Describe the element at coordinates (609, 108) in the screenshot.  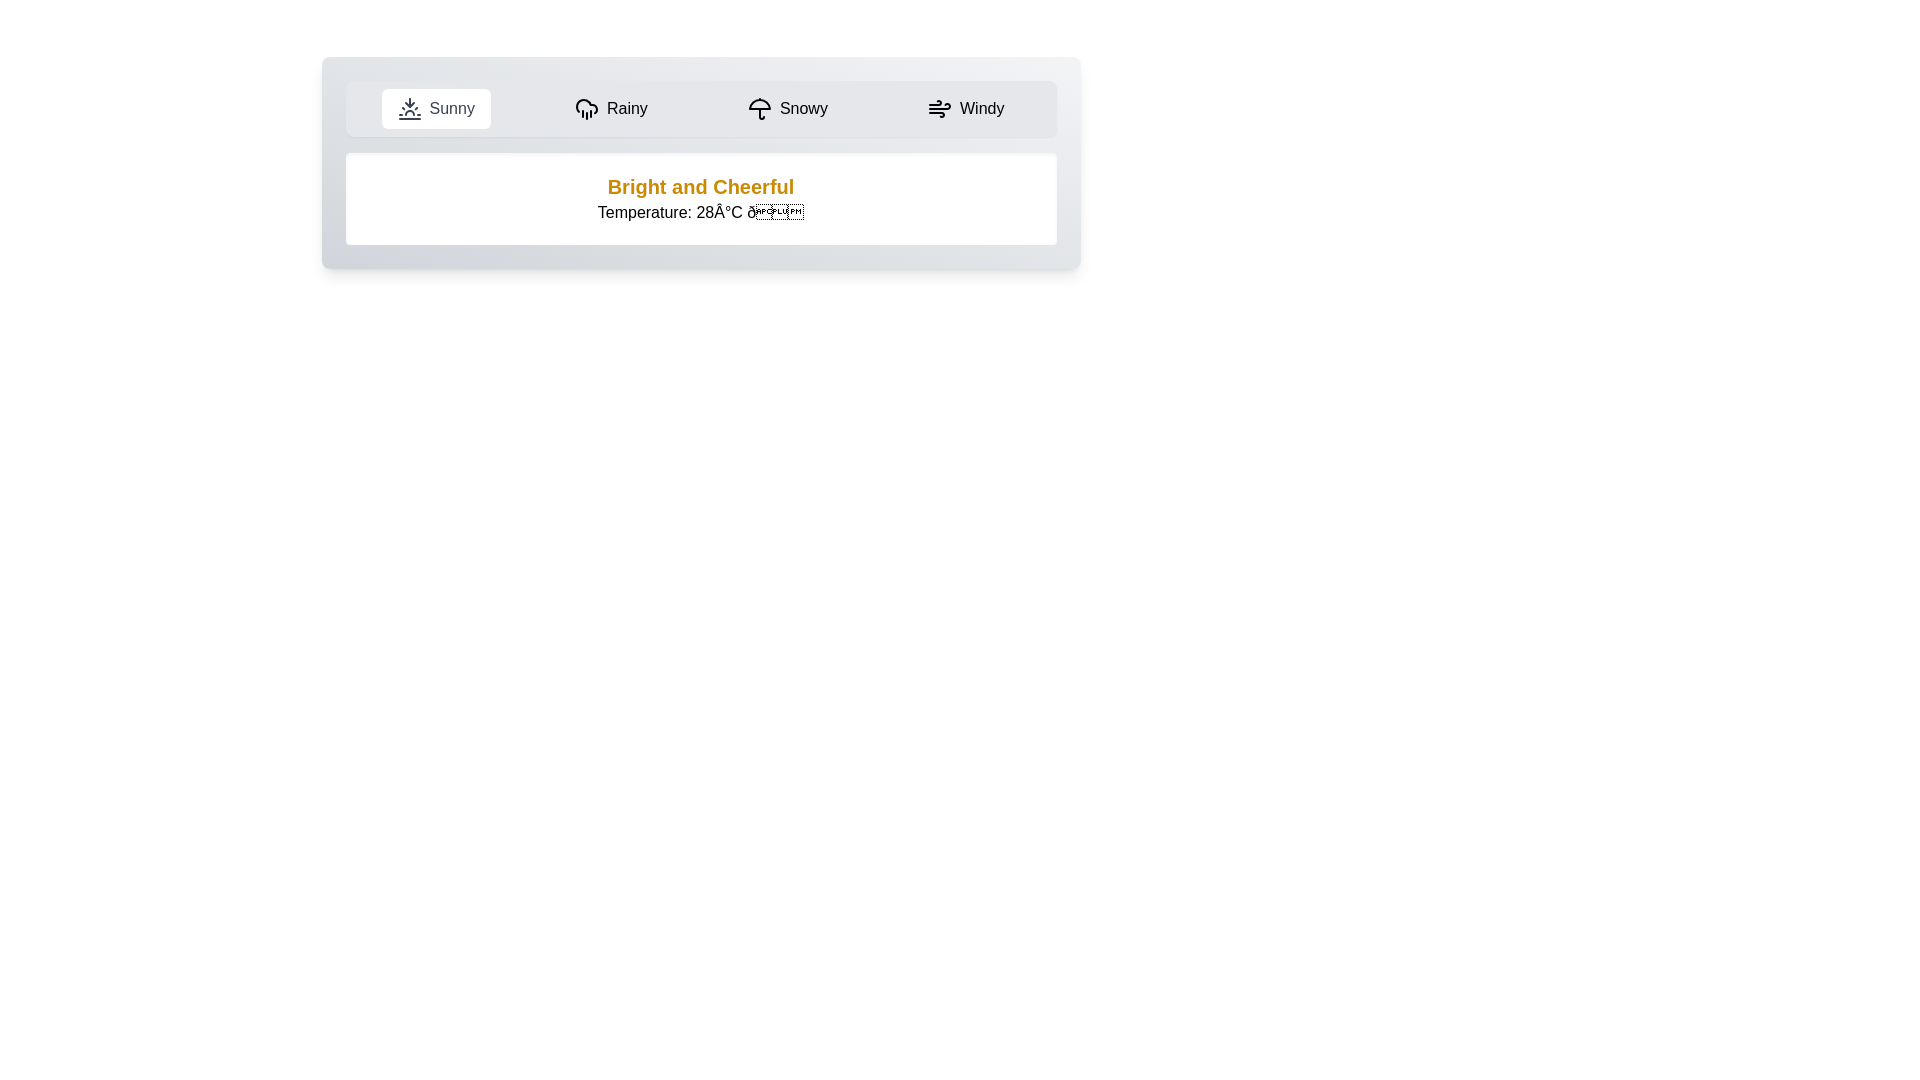
I see `the Rainy weather tab` at that location.